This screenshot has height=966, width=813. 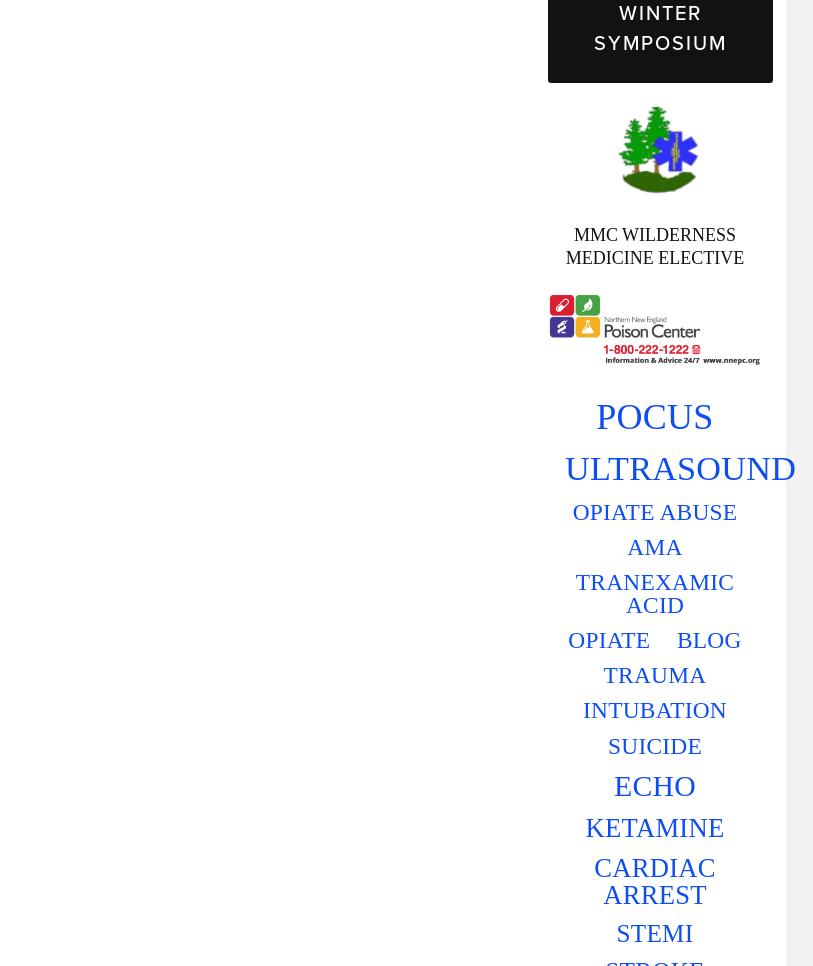 I want to click on 'ECHO', so click(x=654, y=784).